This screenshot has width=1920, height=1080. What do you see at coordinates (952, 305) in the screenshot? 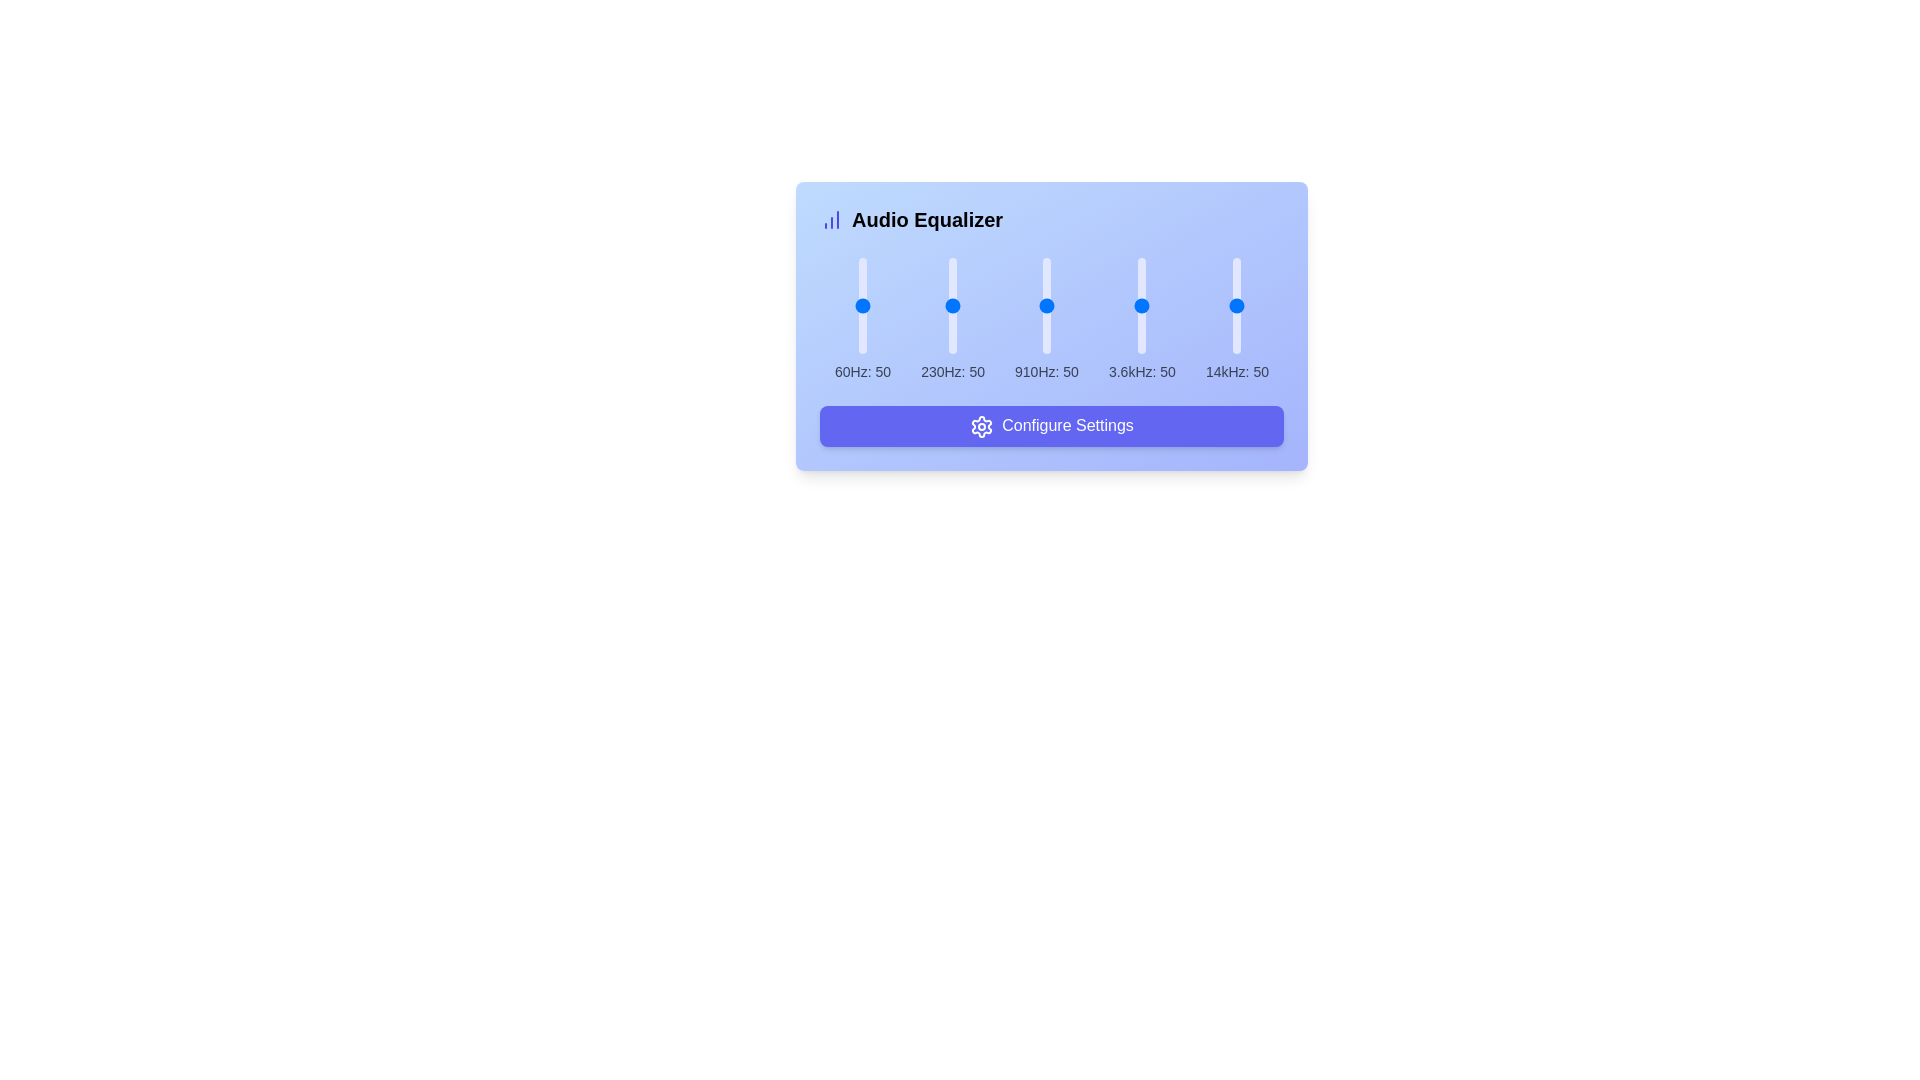
I see `the audio frequency slider control for the 230Hz band` at bounding box center [952, 305].